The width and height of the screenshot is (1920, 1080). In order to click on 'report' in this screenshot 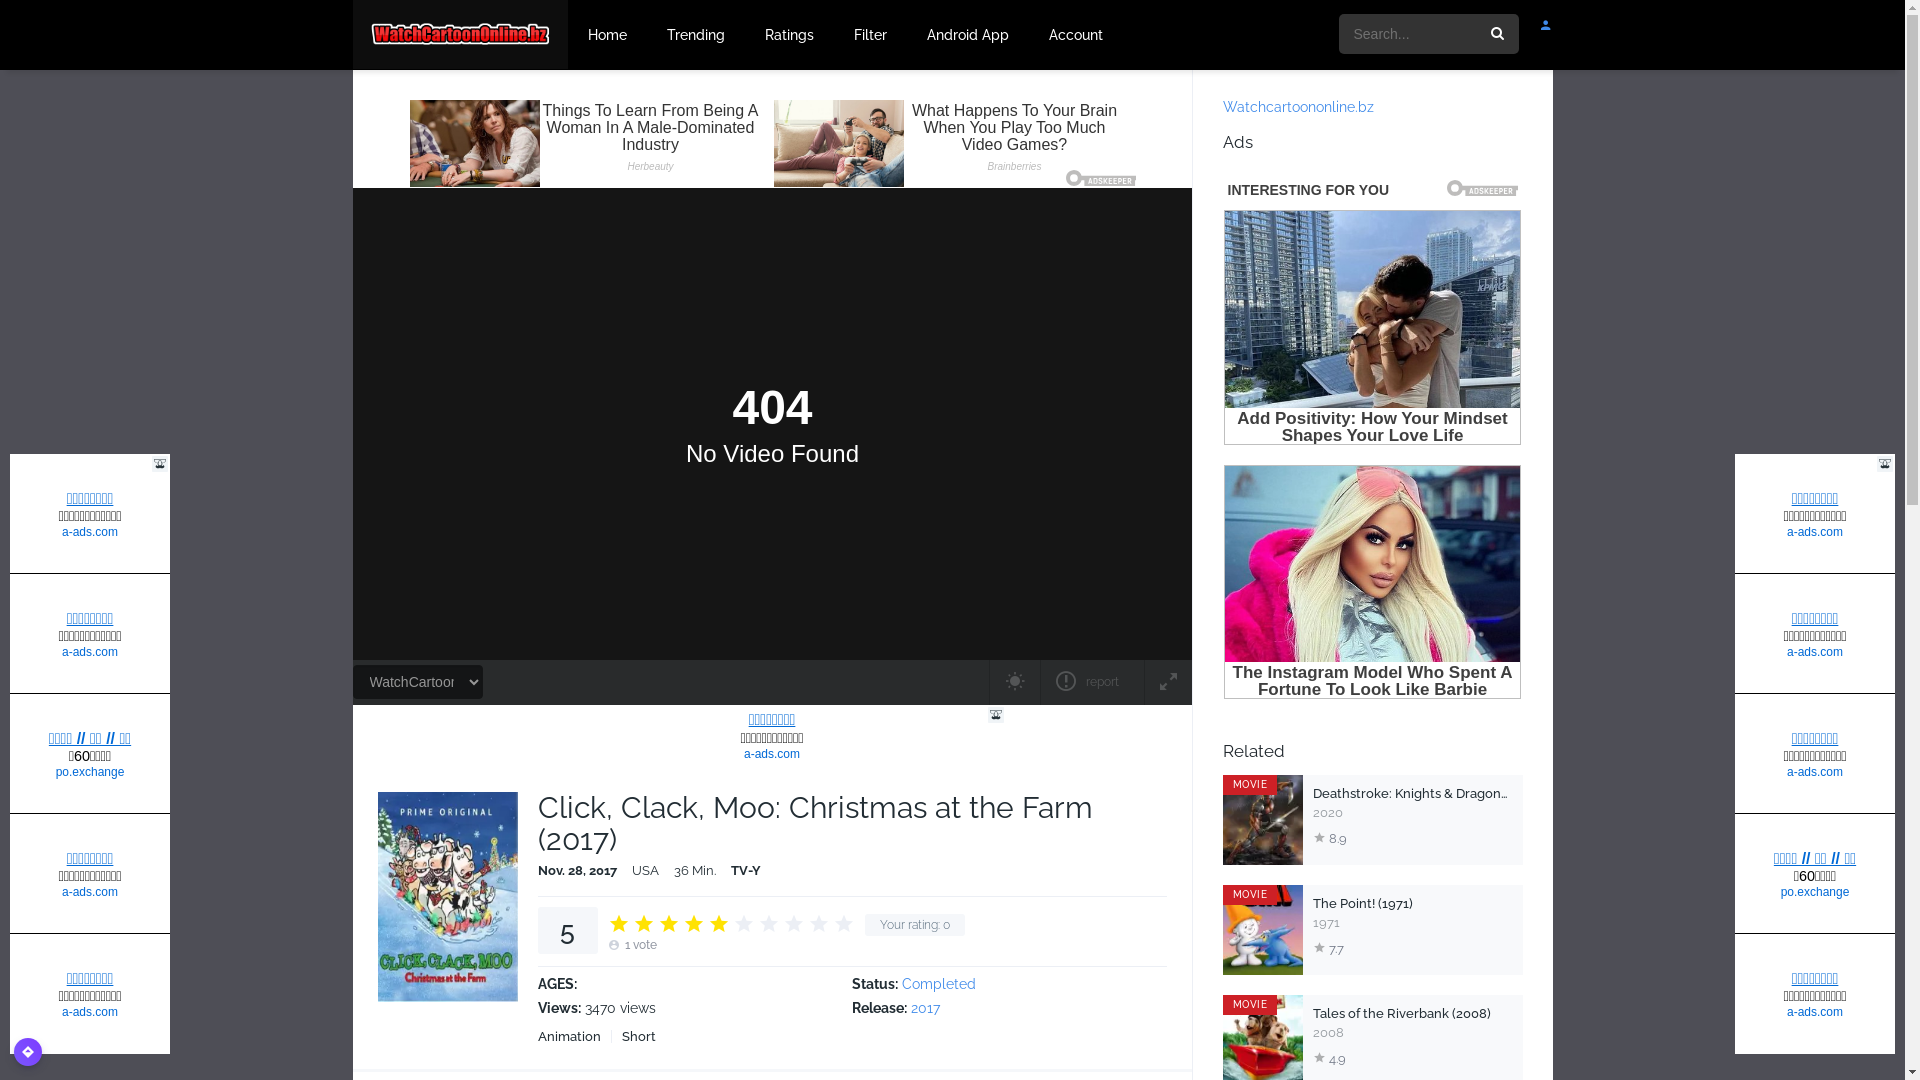, I will do `click(1090, 681)`.